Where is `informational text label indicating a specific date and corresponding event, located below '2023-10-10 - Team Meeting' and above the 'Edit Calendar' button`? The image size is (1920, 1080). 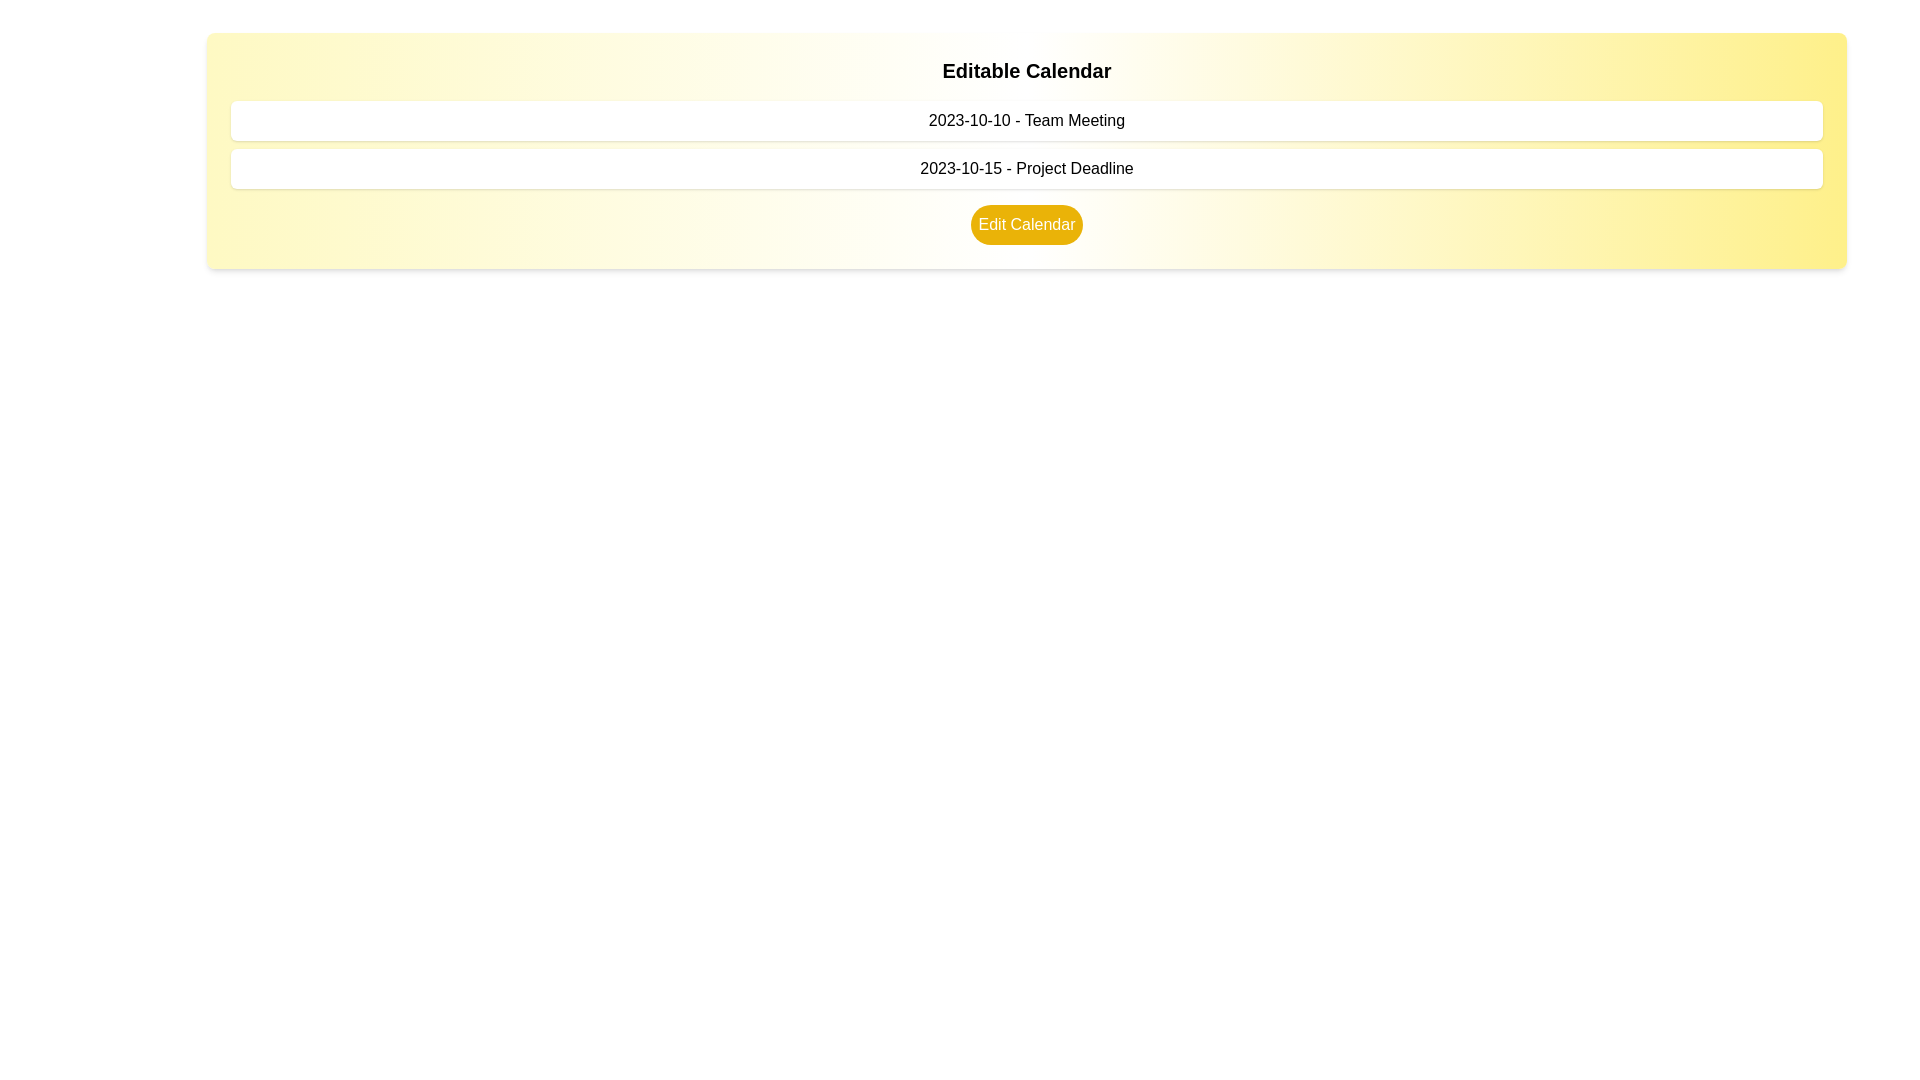
informational text label indicating a specific date and corresponding event, located below '2023-10-10 - Team Meeting' and above the 'Edit Calendar' button is located at coordinates (1027, 167).